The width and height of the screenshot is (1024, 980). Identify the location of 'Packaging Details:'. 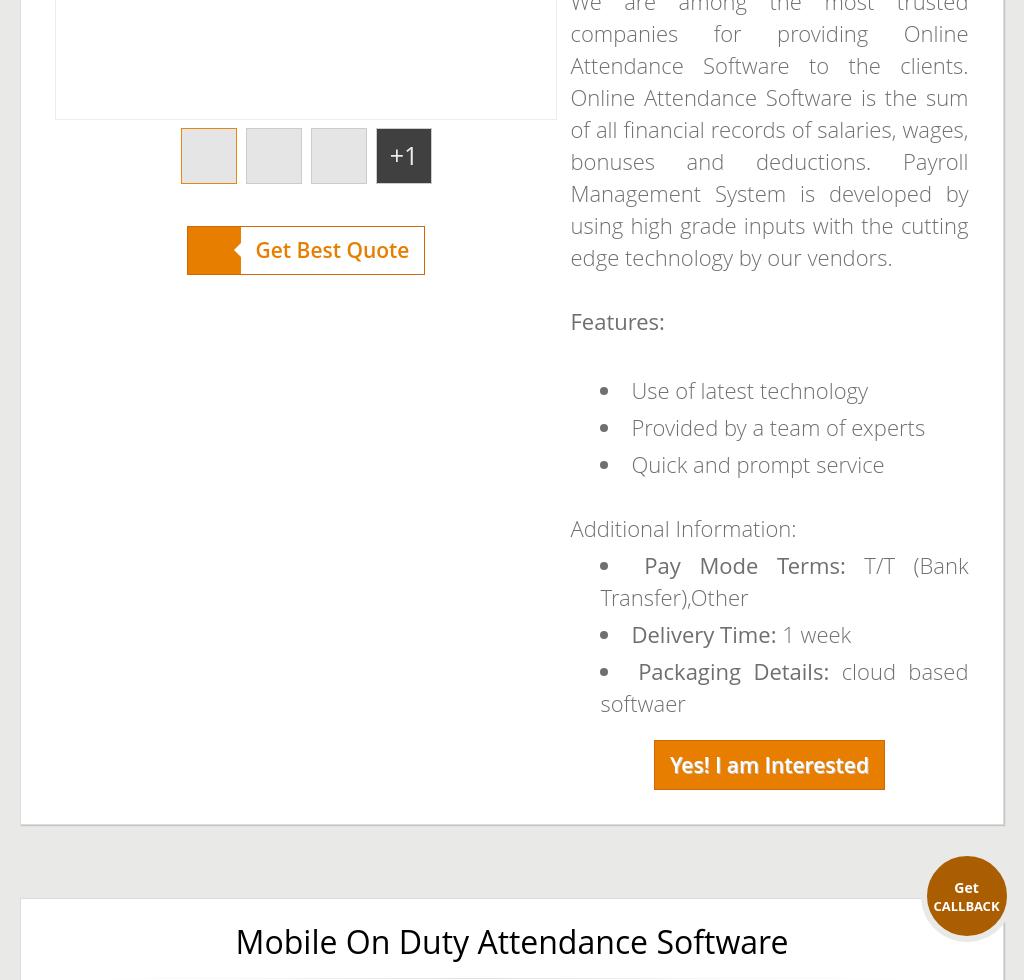
(637, 671).